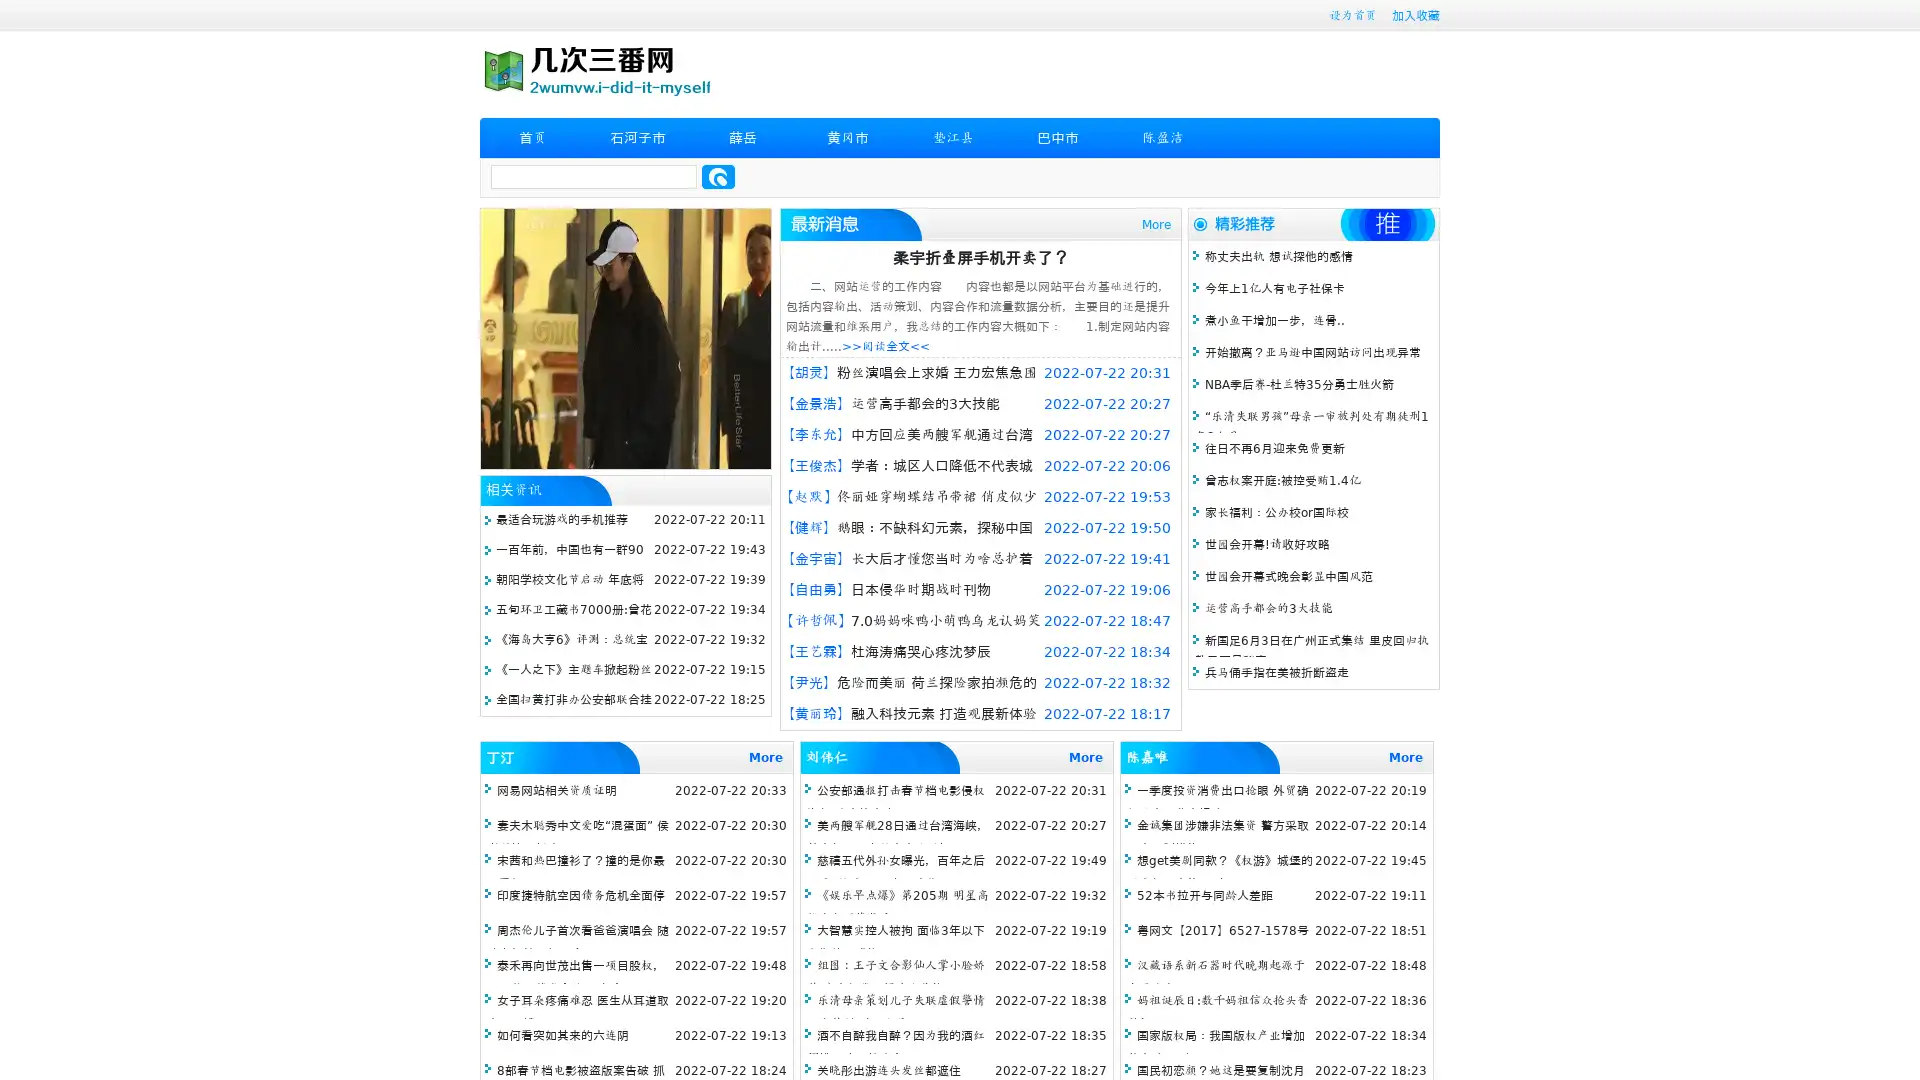  Describe the element at coordinates (718, 176) in the screenshot. I see `Search` at that location.